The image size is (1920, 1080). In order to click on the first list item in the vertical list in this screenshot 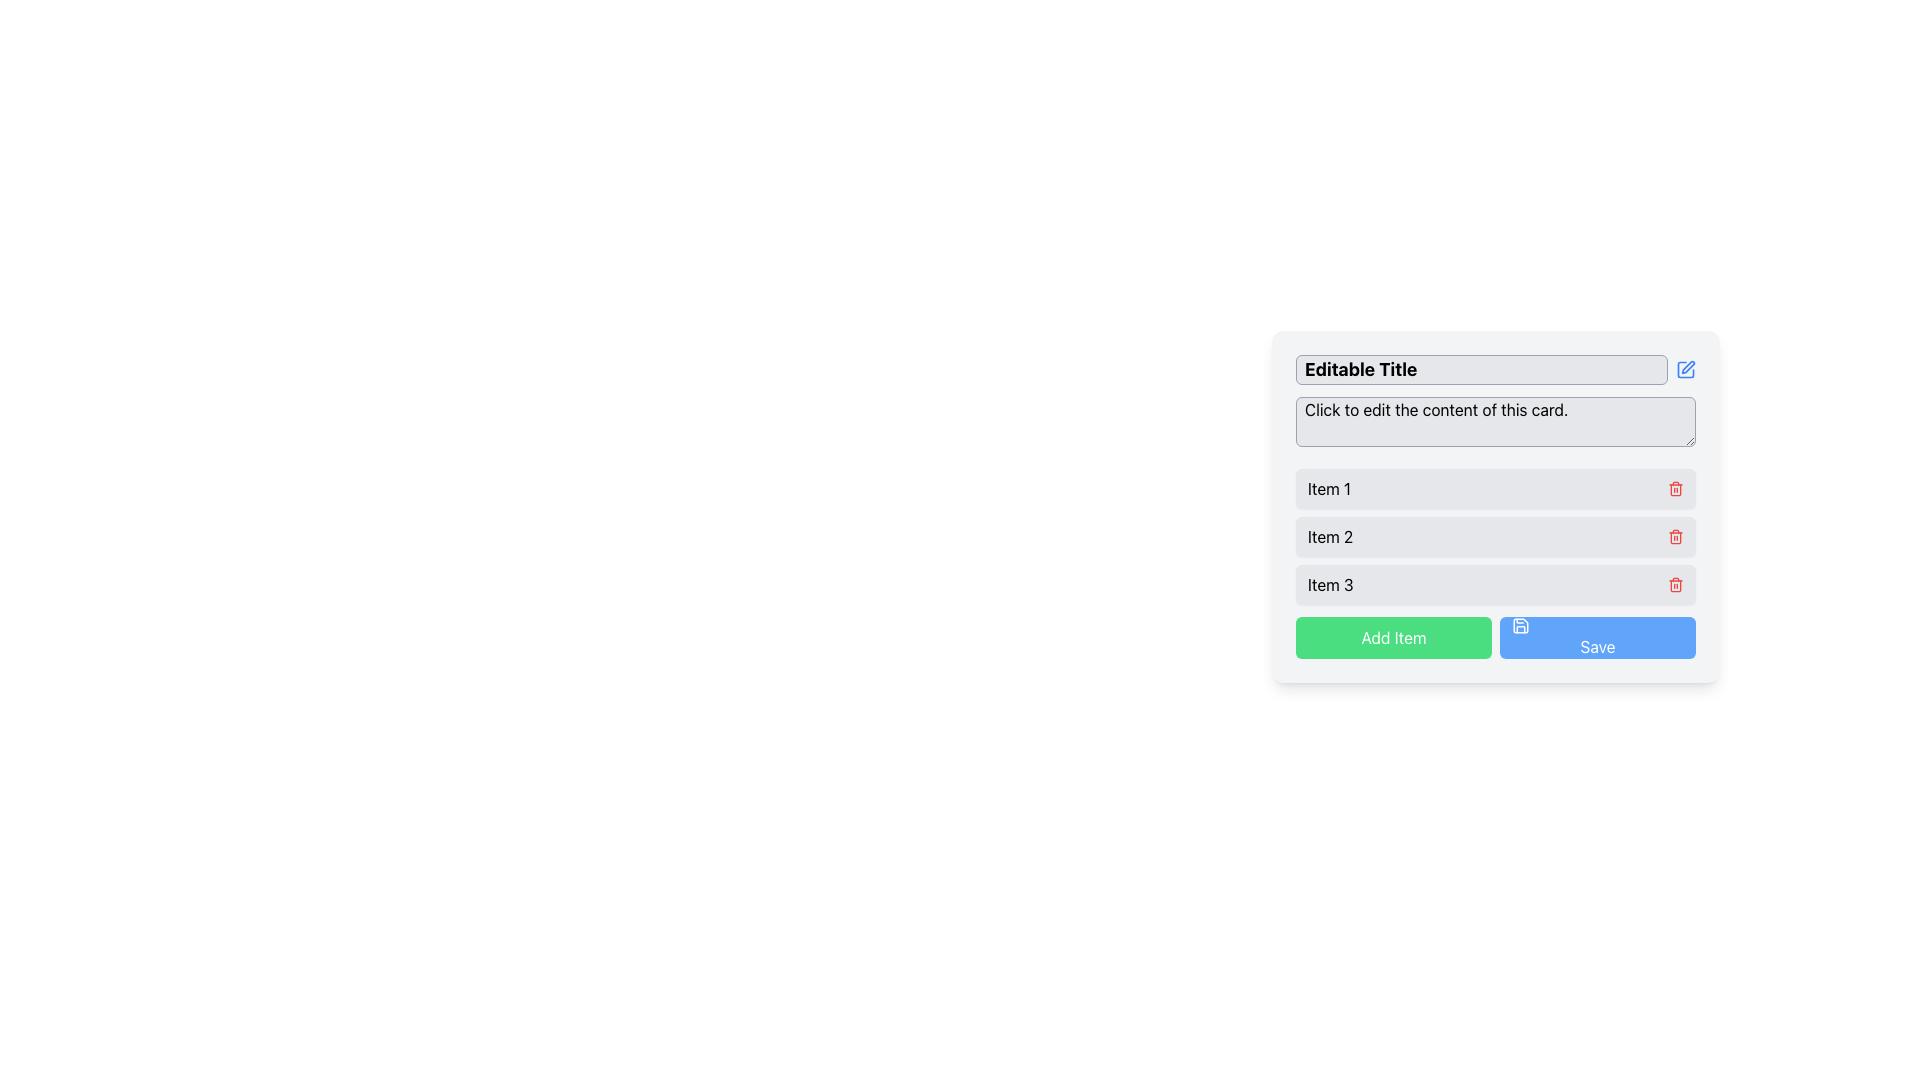, I will do `click(1496, 489)`.